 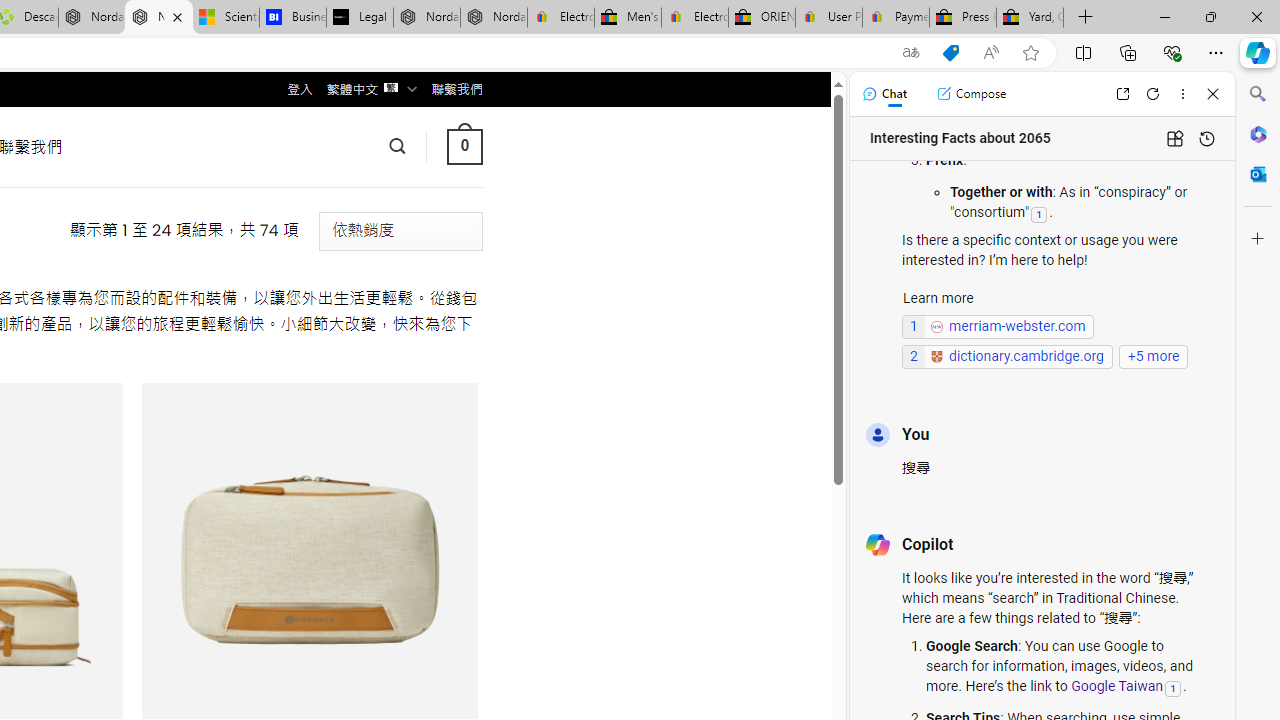 What do you see at coordinates (909, 52) in the screenshot?
I see `'Show translate options'` at bounding box center [909, 52].